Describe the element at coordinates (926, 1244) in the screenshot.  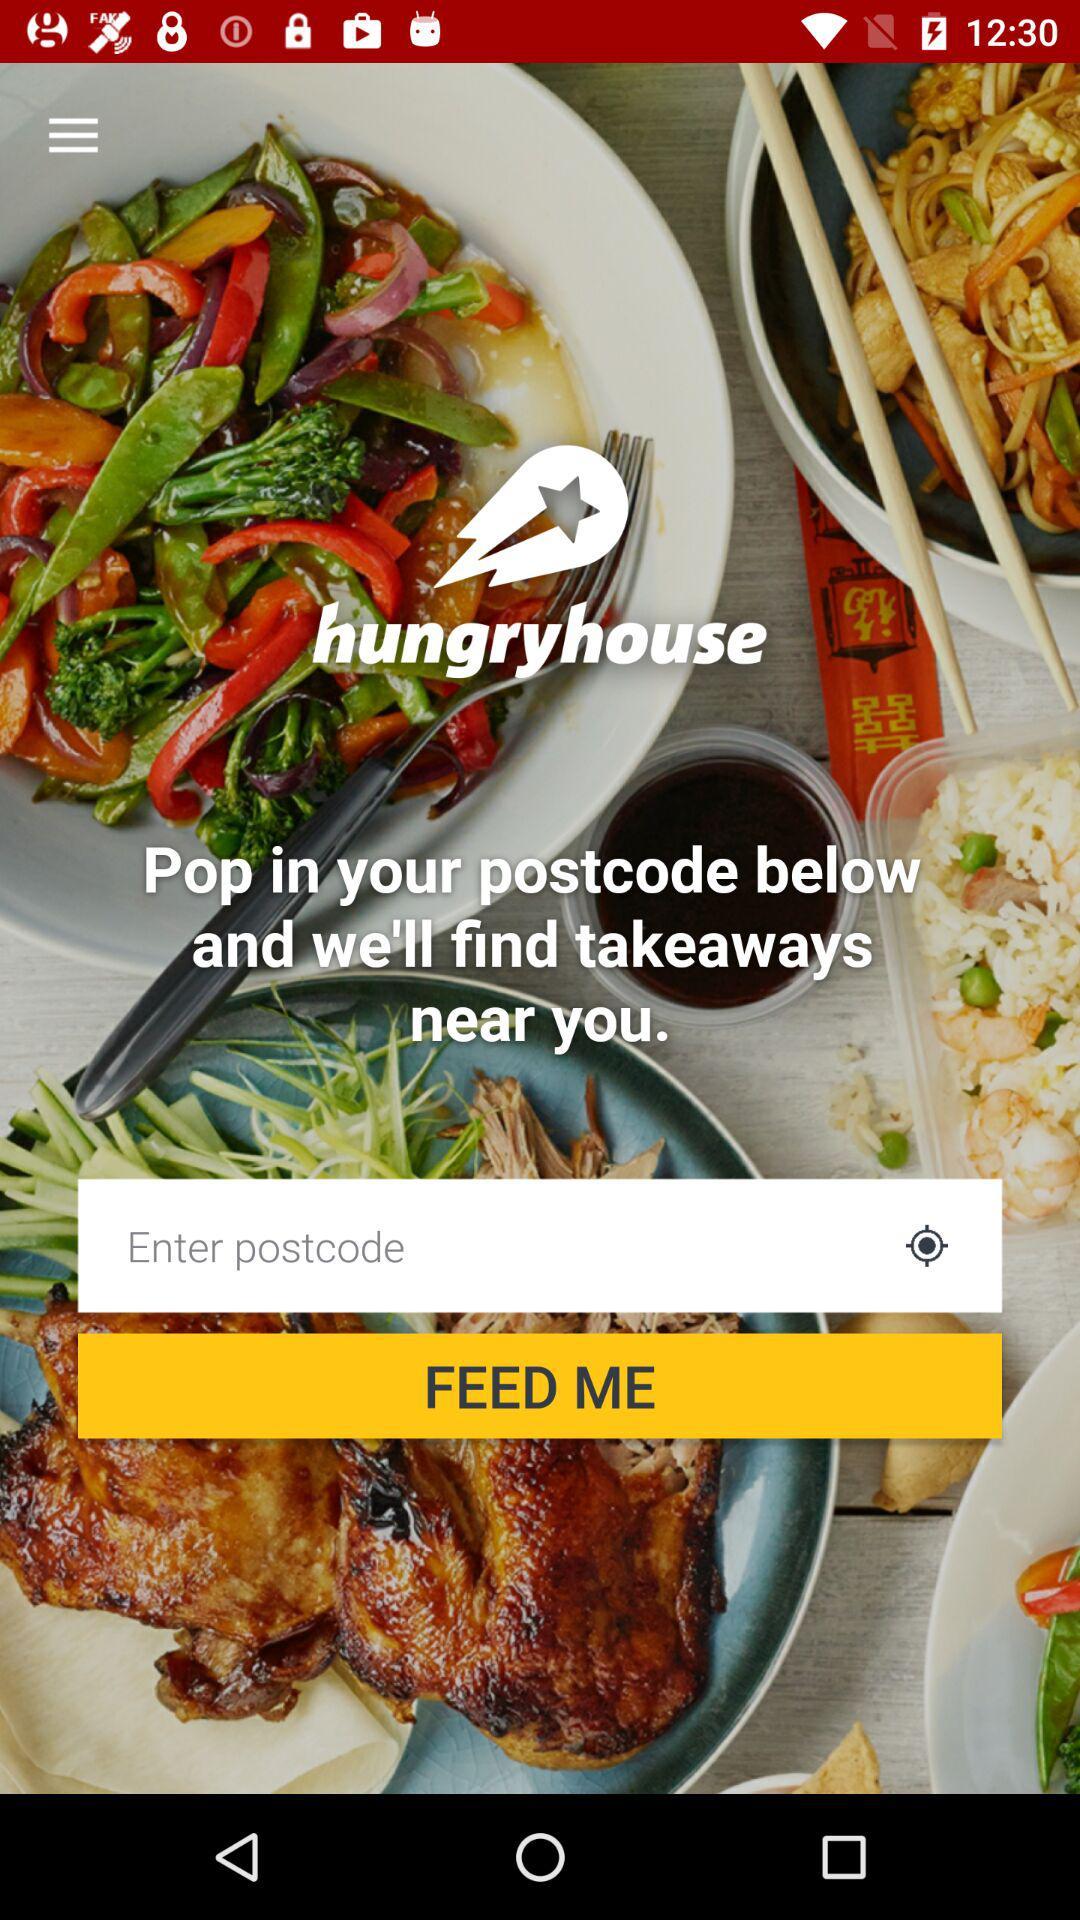
I see `item on the right` at that location.